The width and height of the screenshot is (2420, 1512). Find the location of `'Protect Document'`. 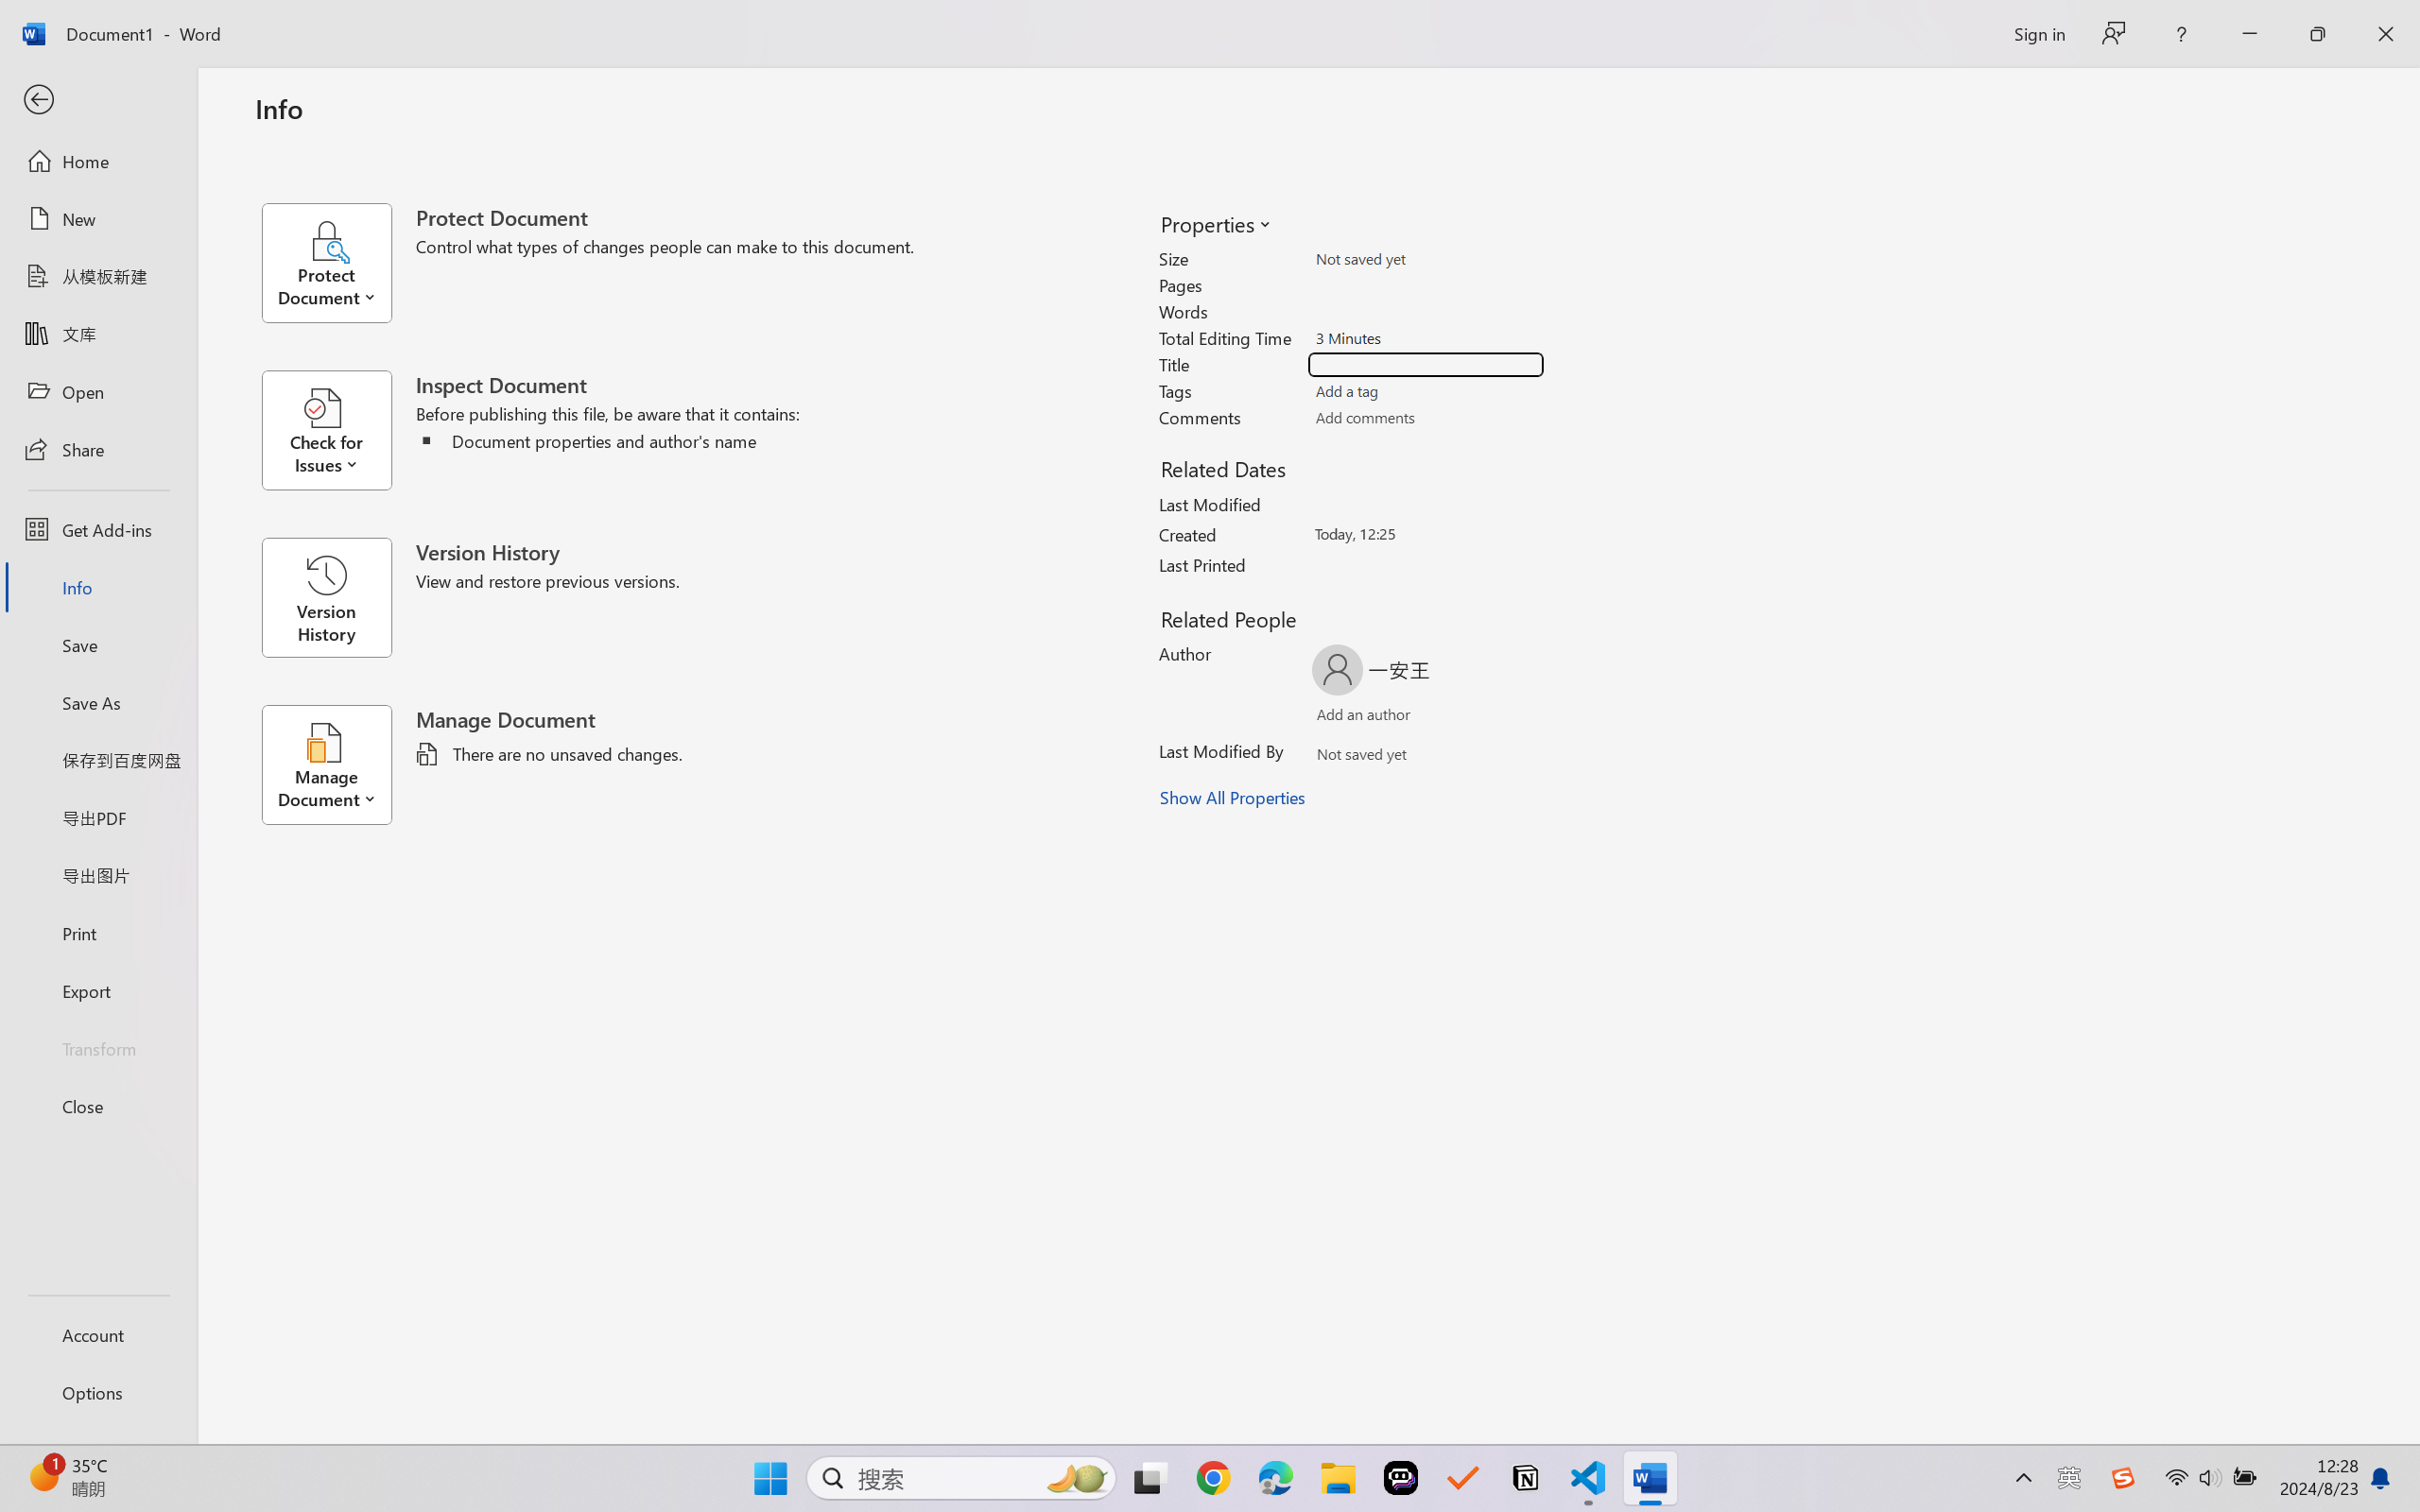

'Protect Document' is located at coordinates (337, 262).